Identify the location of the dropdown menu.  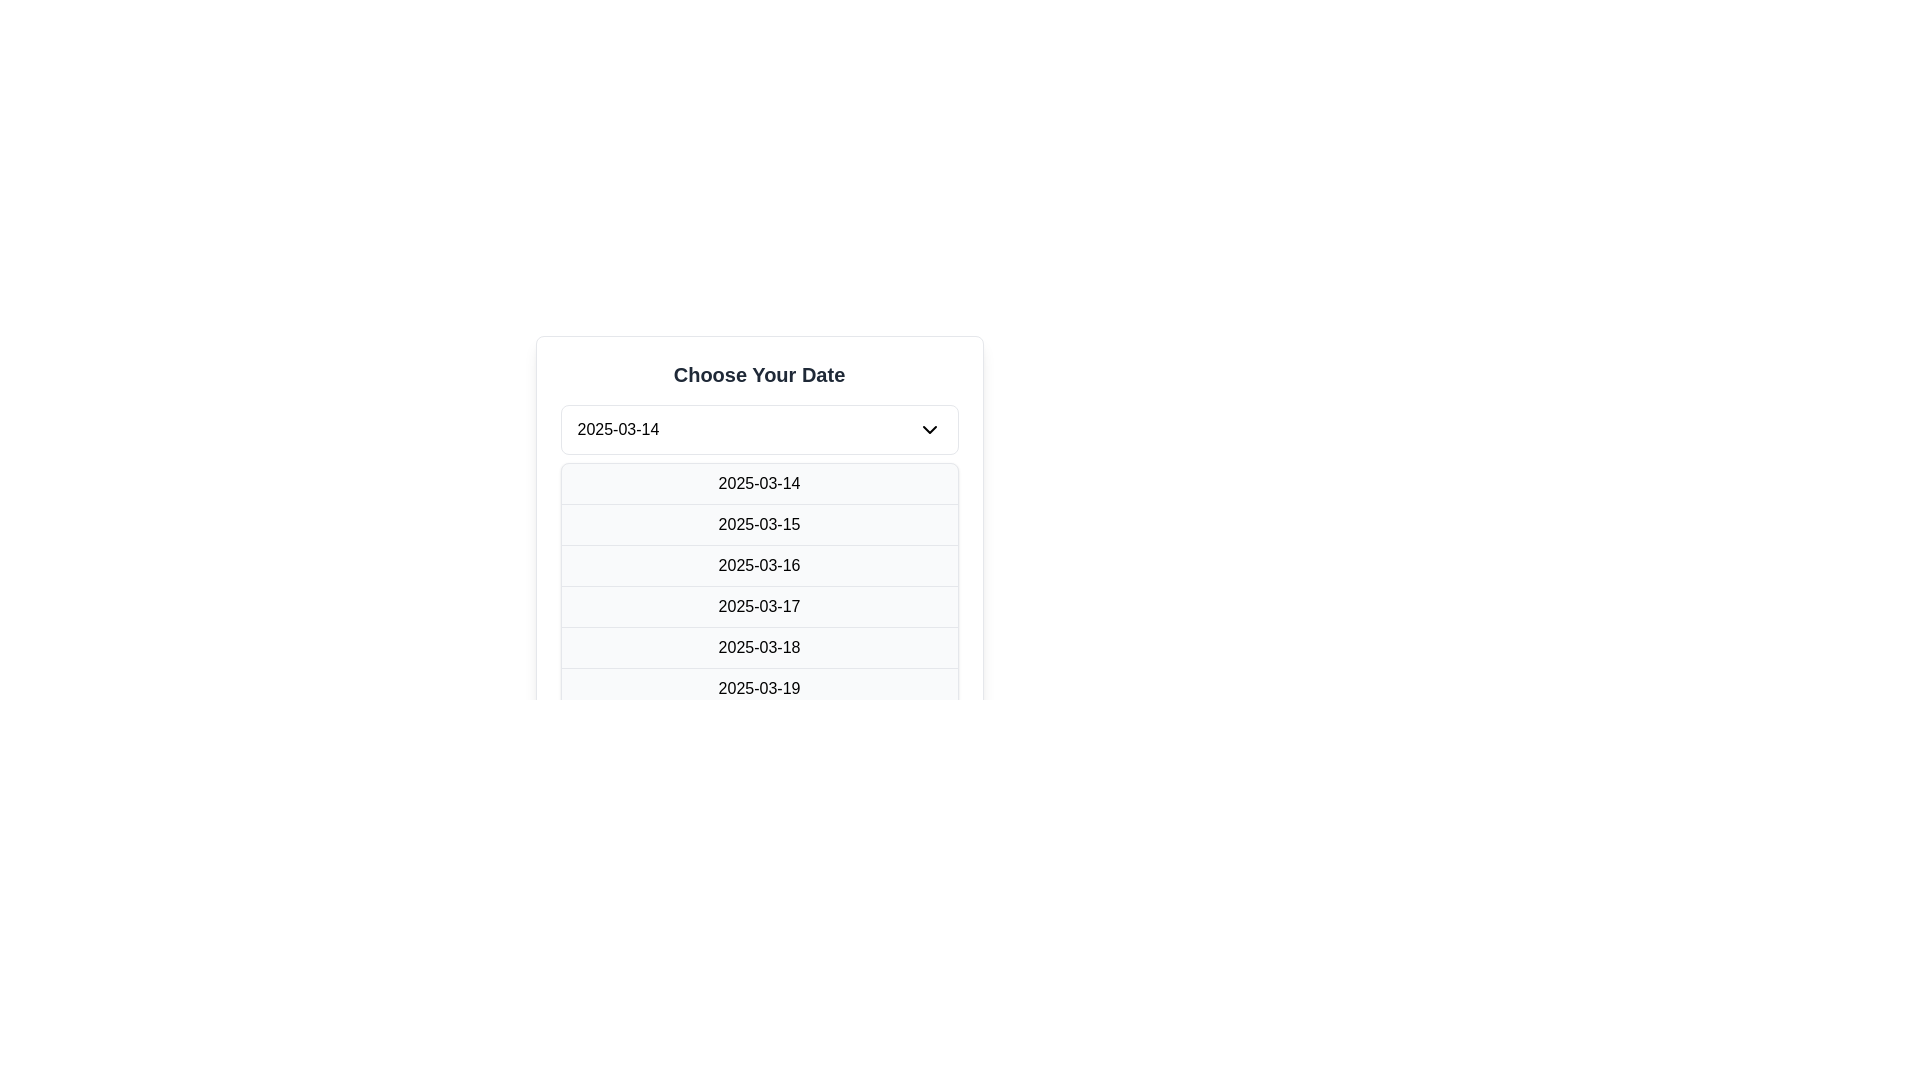
(758, 428).